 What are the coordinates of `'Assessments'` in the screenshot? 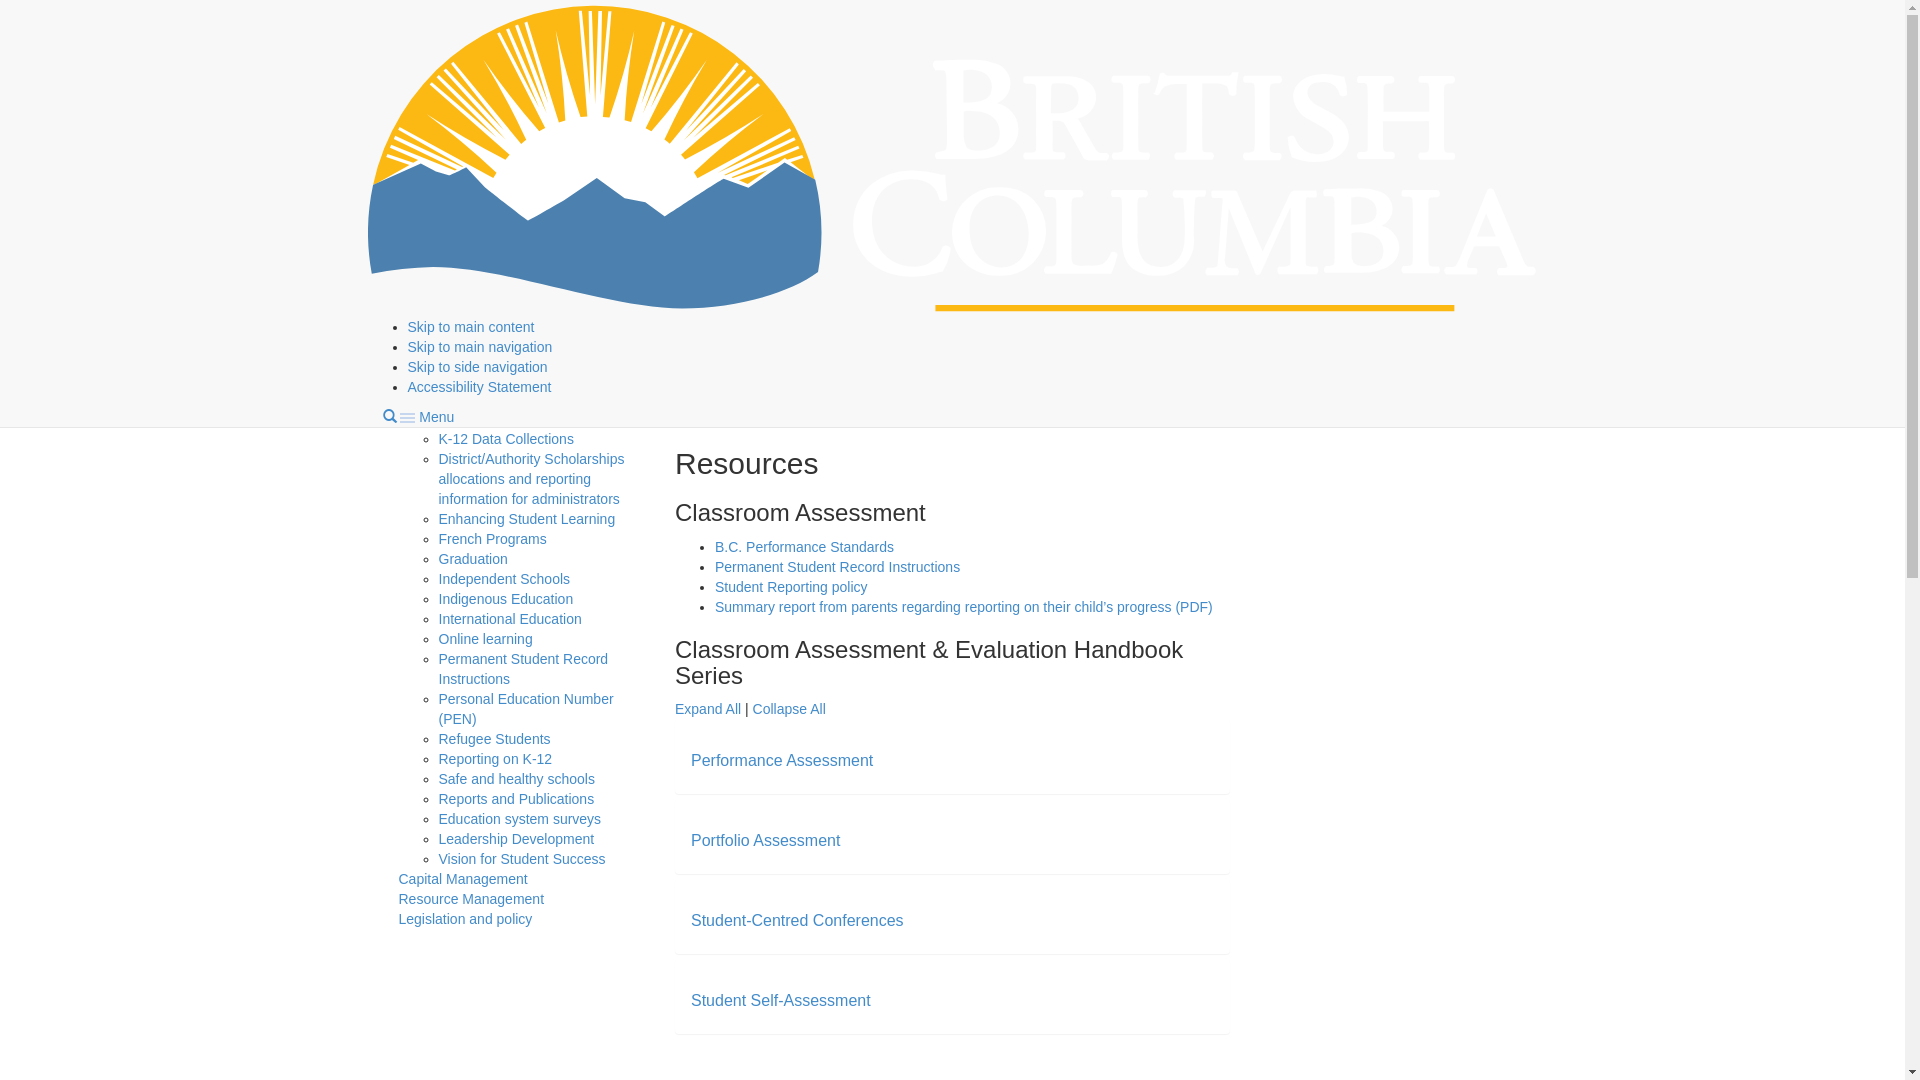 It's located at (478, 137).